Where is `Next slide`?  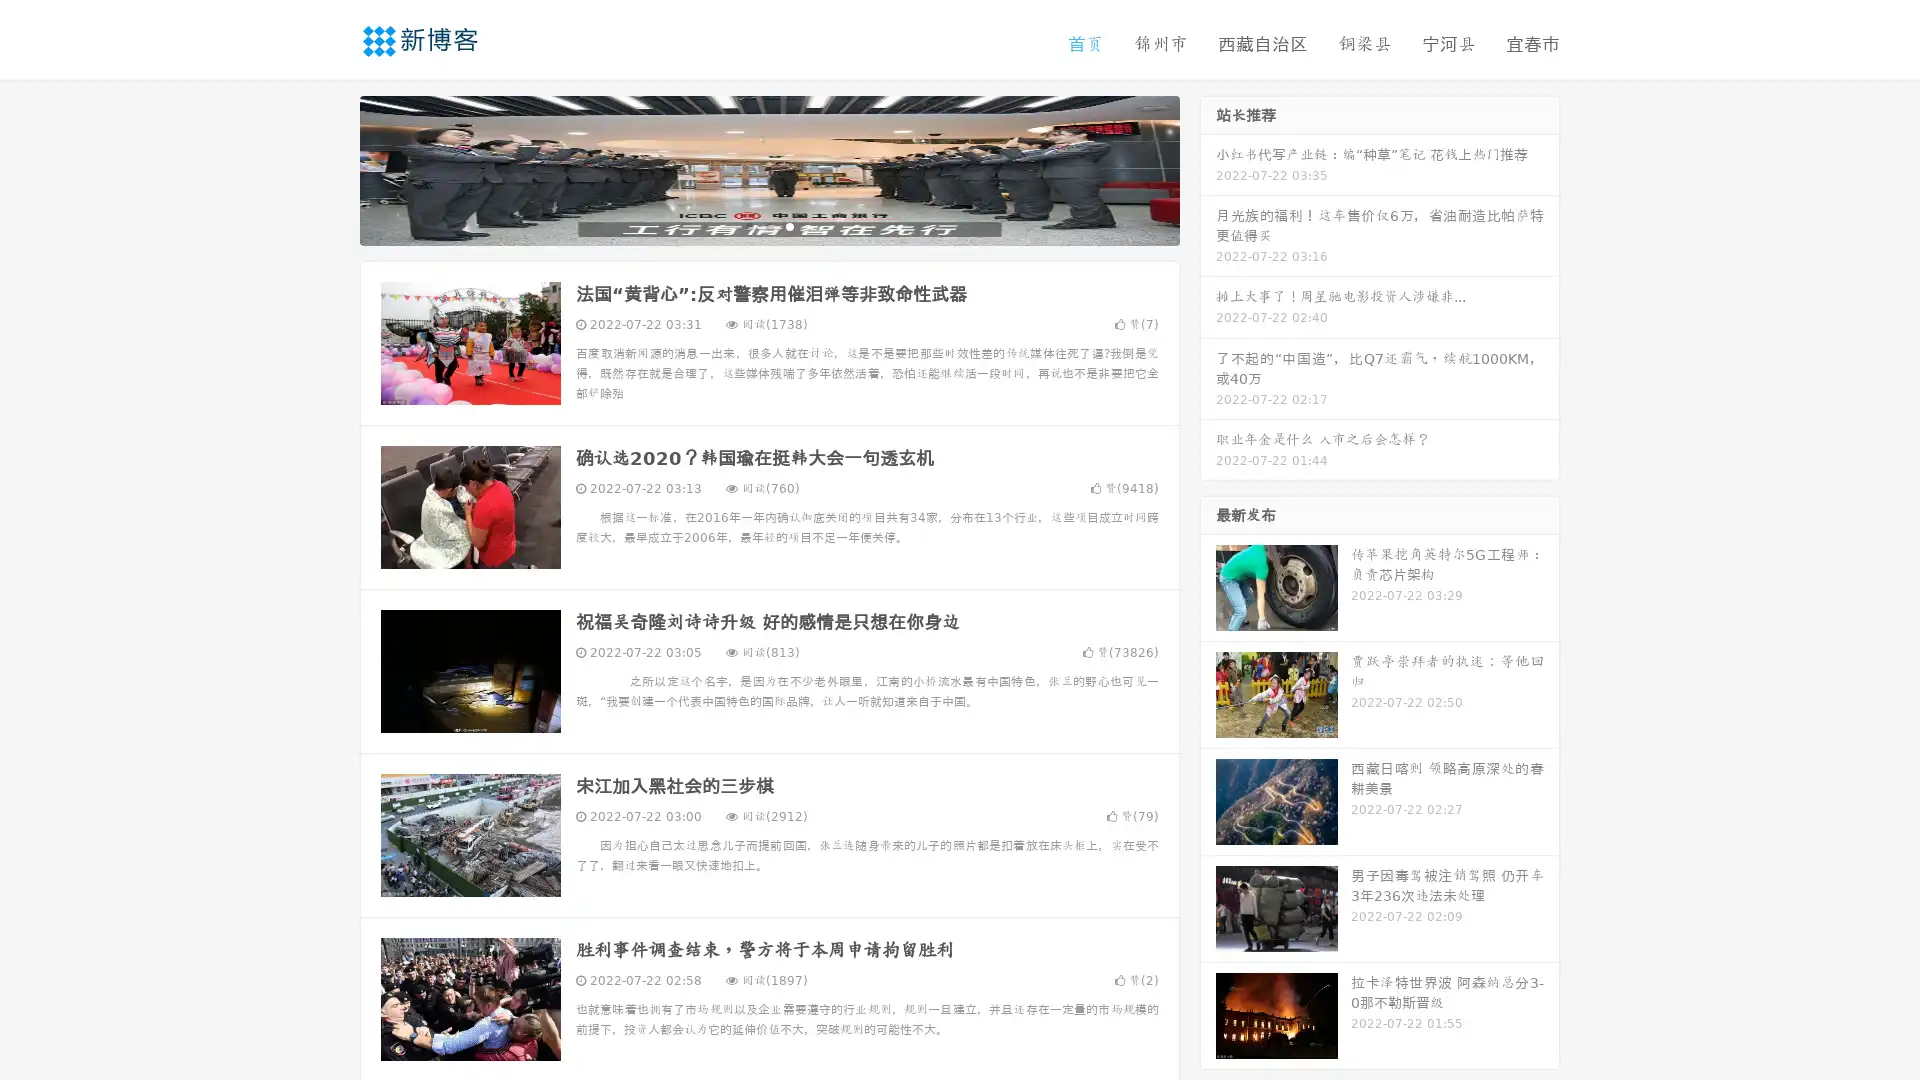
Next slide is located at coordinates (1208, 168).